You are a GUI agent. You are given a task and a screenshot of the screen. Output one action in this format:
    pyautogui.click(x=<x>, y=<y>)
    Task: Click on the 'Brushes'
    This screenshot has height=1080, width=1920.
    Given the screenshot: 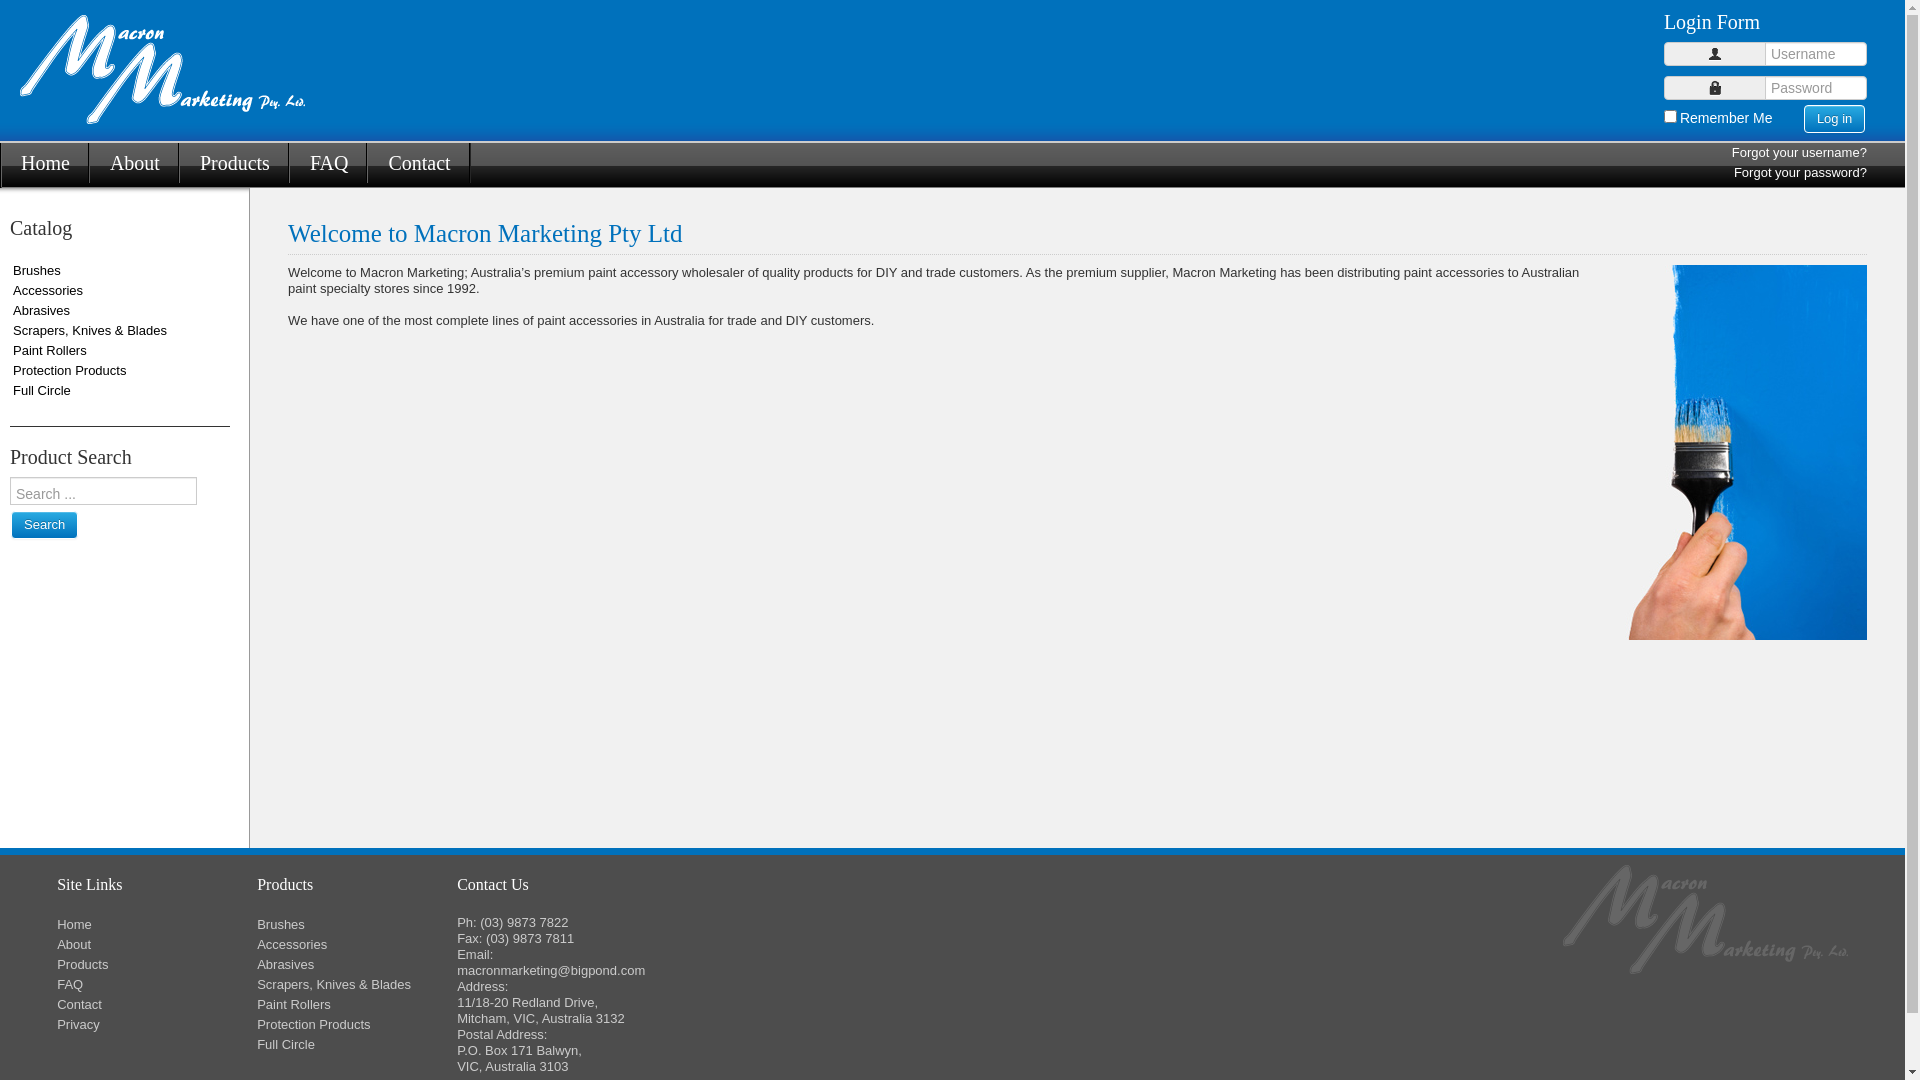 What is the action you would take?
    pyautogui.click(x=256, y=925)
    